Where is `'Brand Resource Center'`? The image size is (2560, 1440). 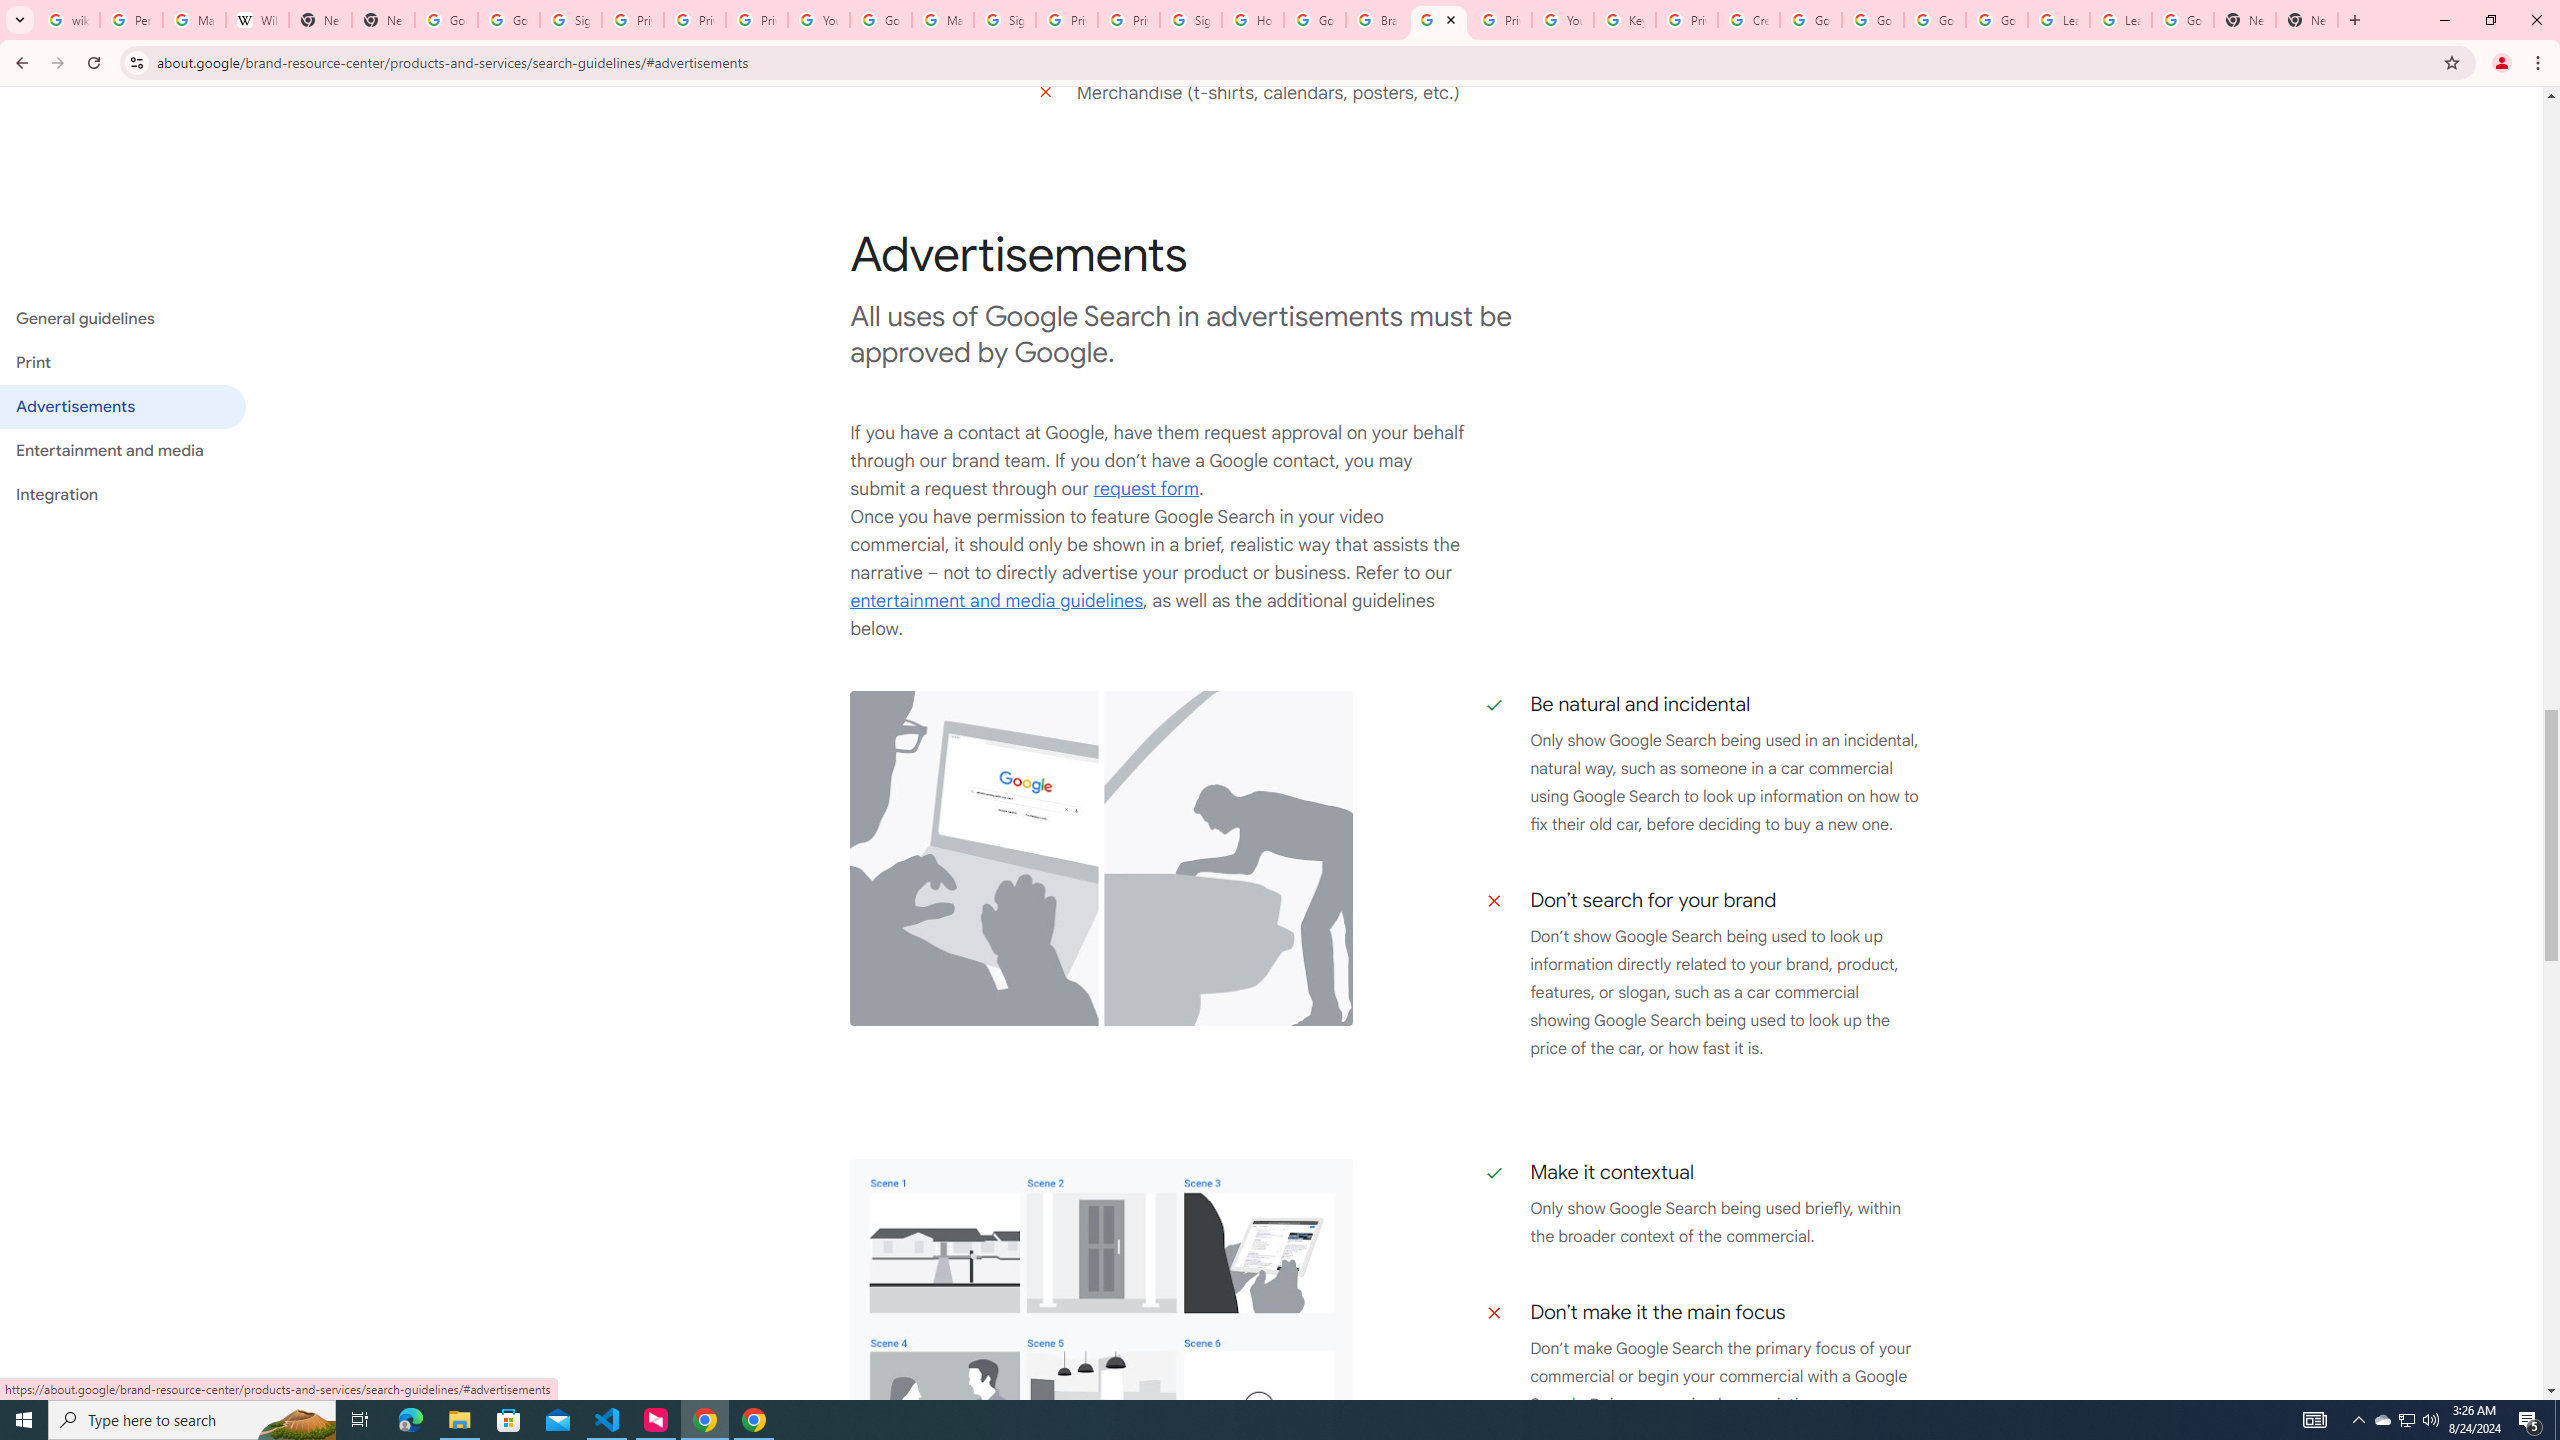
'Brand Resource Center' is located at coordinates (1377, 19).